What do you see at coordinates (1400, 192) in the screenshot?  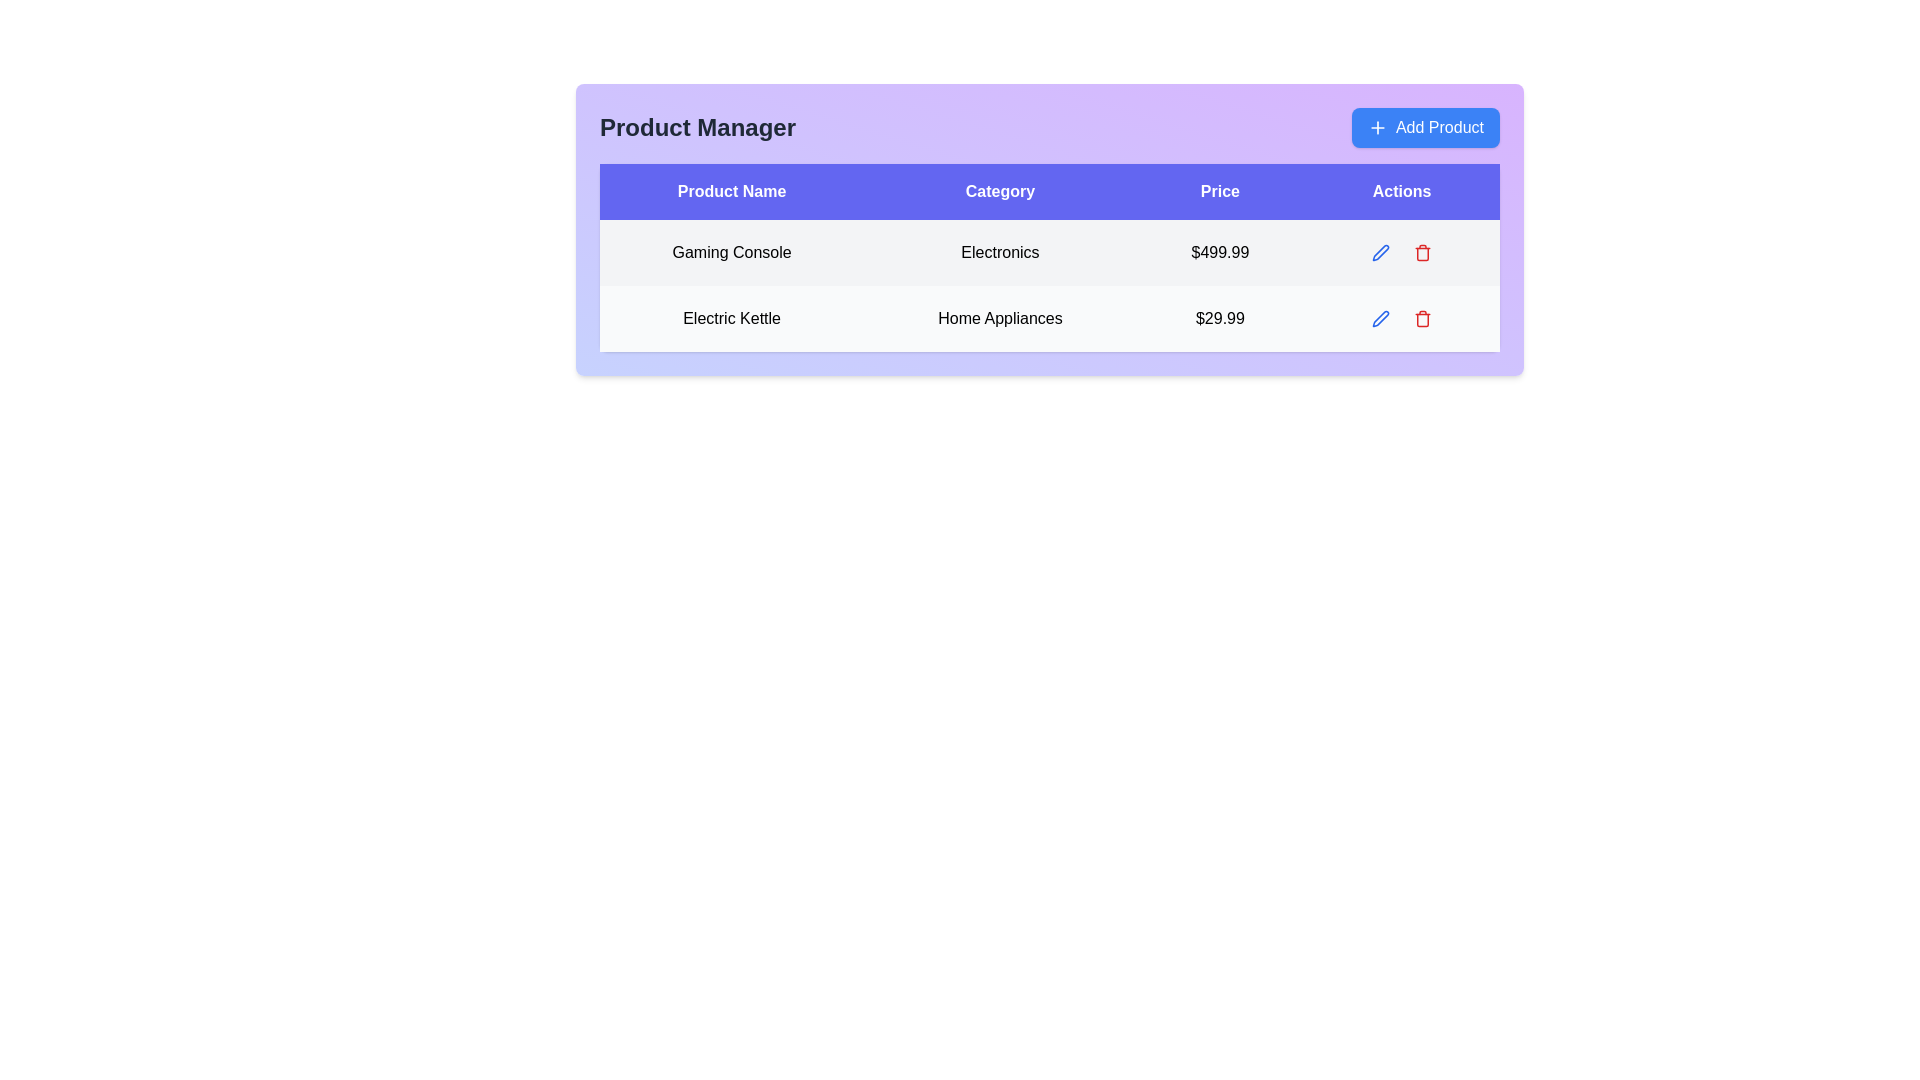 I see `text content of the 'Actions' header label in the table, which is the fourth column header located at the top of the table` at bounding box center [1400, 192].